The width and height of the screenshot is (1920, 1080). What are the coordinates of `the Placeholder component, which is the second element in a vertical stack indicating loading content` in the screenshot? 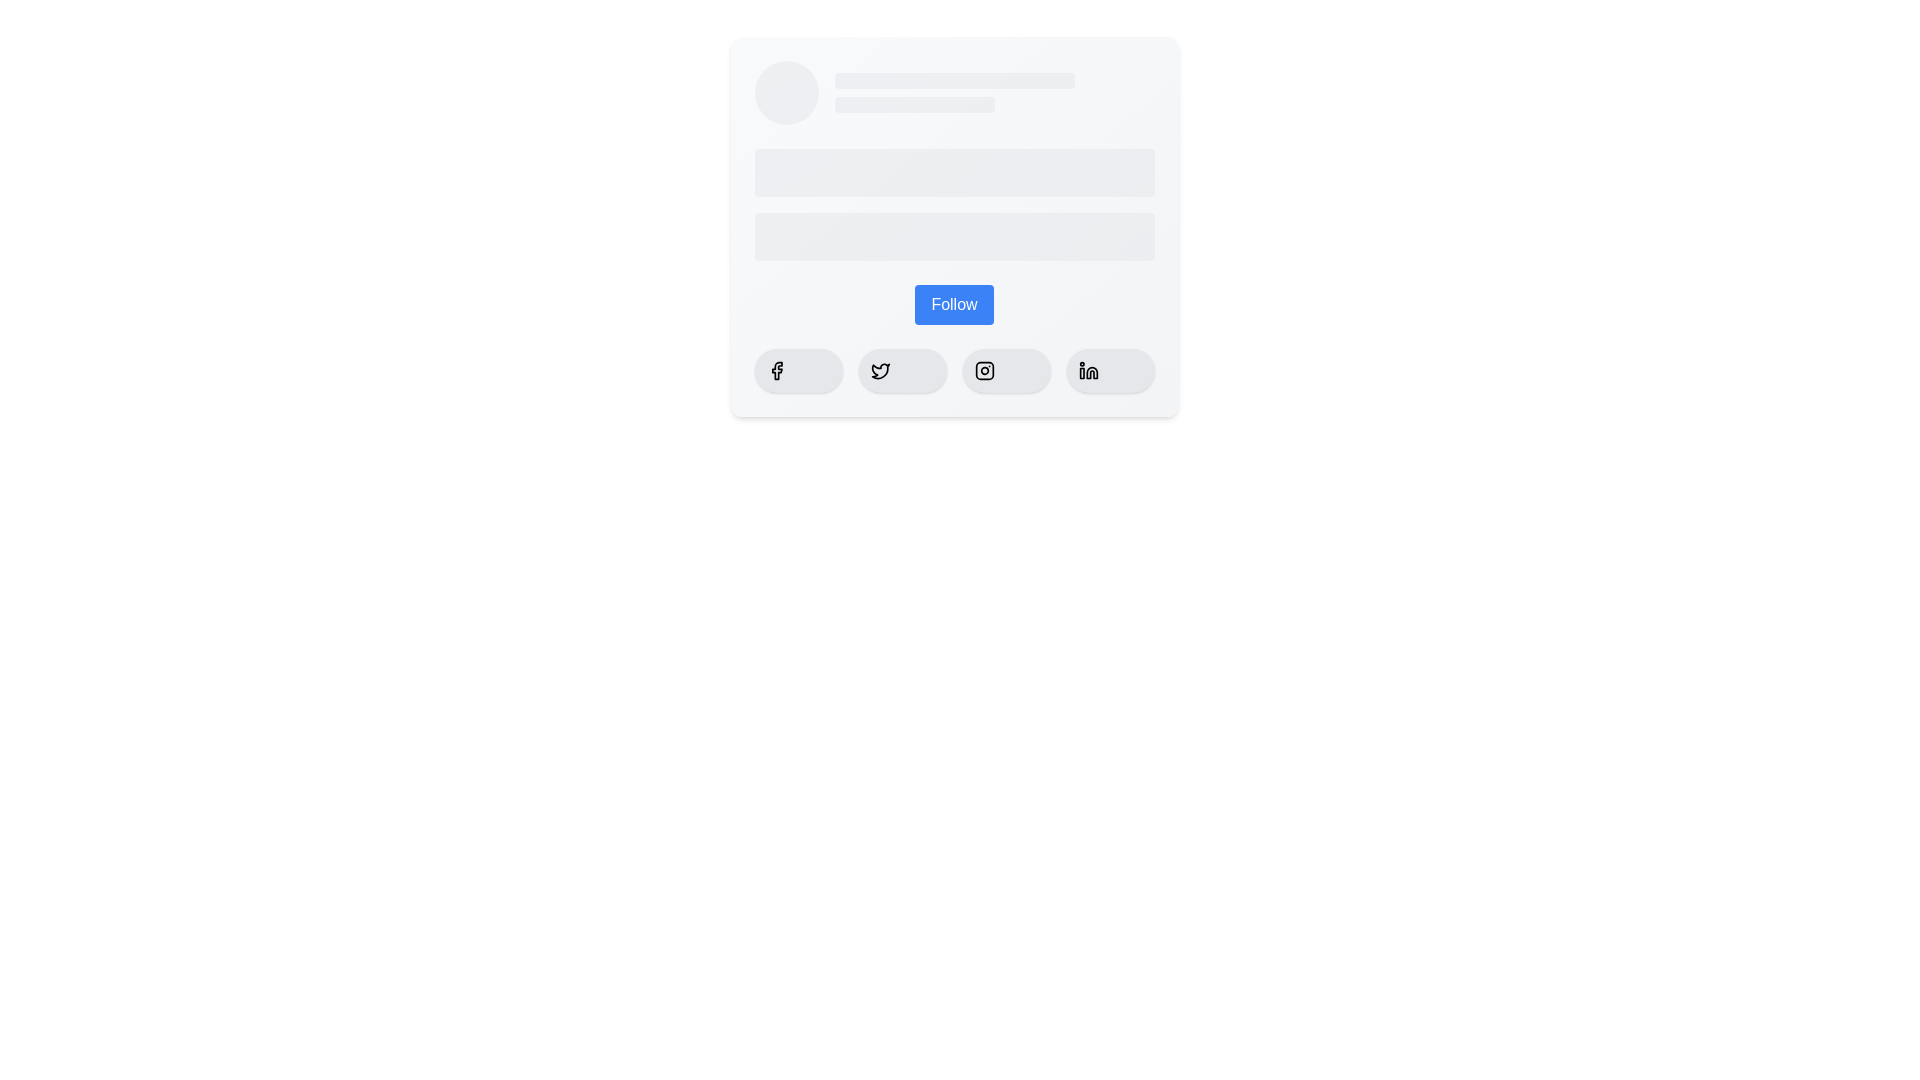 It's located at (953, 235).